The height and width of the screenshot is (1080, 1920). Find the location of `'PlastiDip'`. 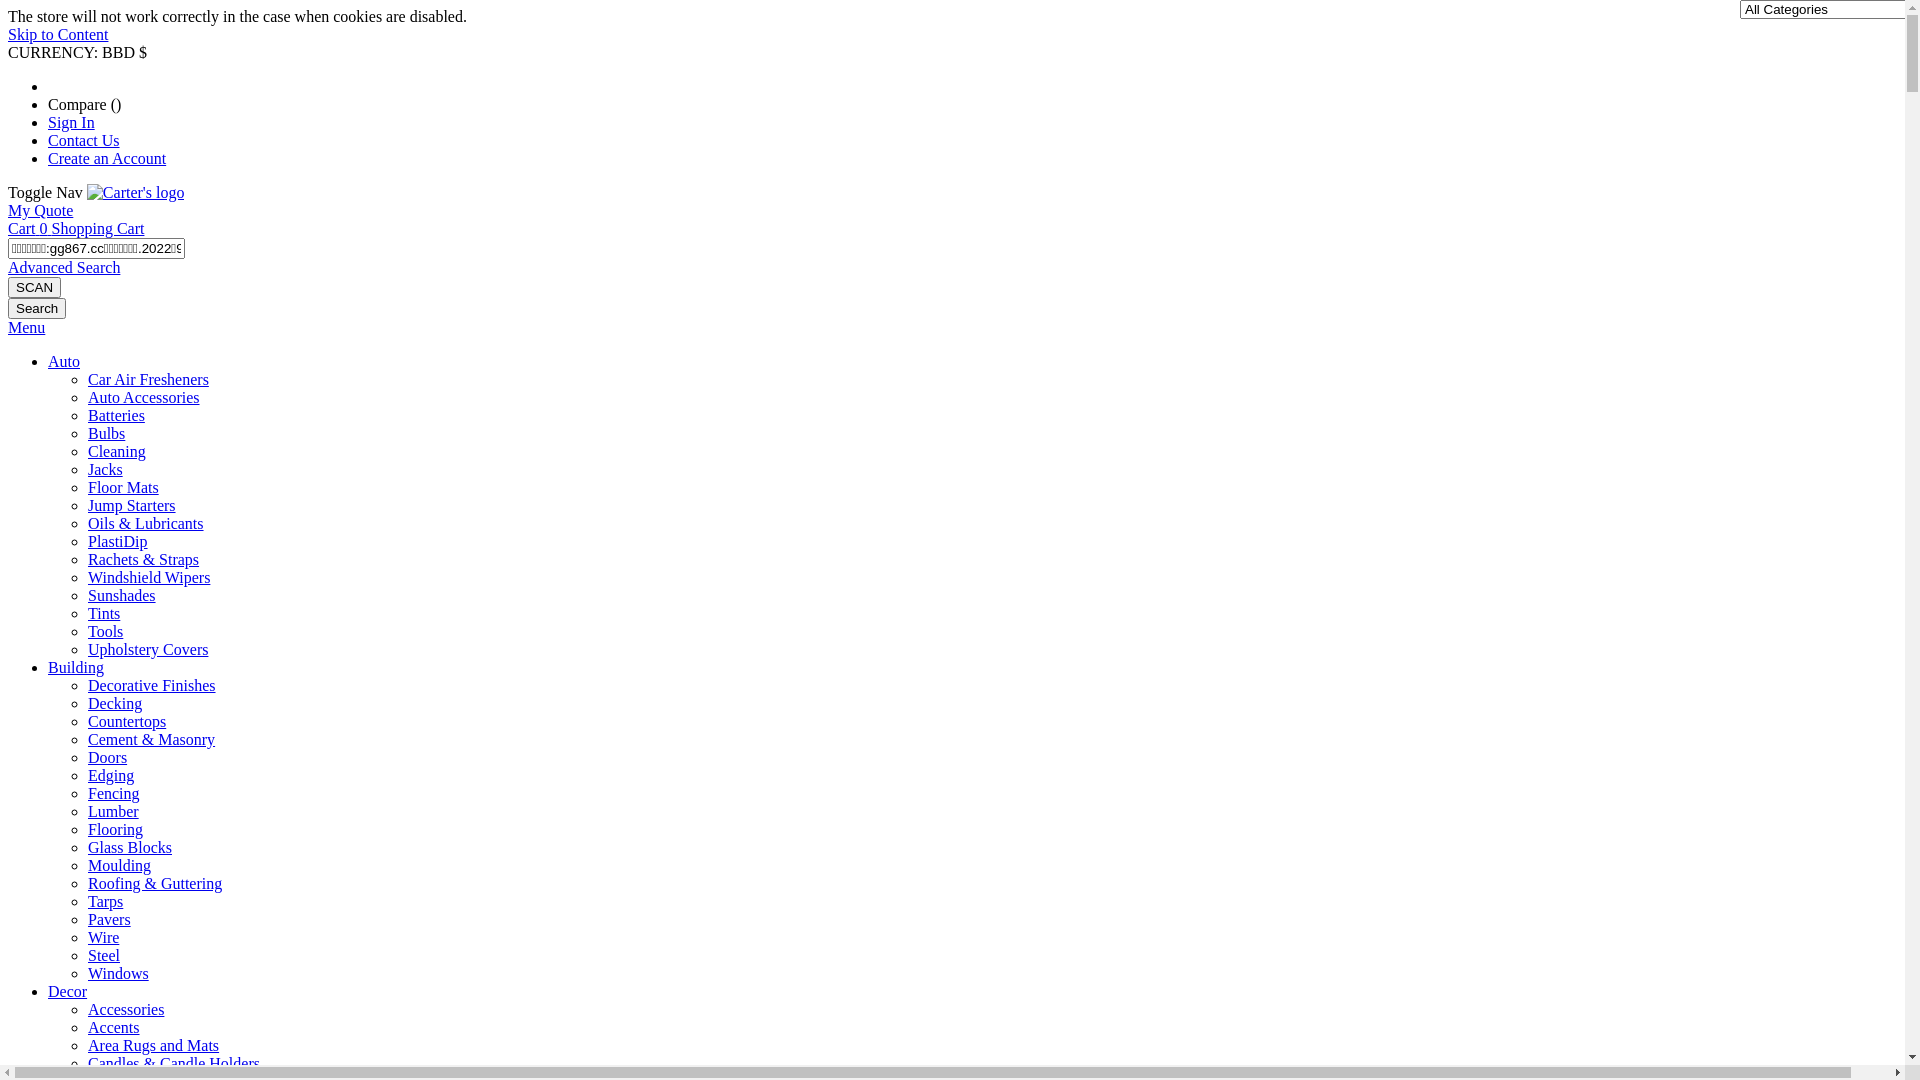

'PlastiDip' is located at coordinates (117, 541).